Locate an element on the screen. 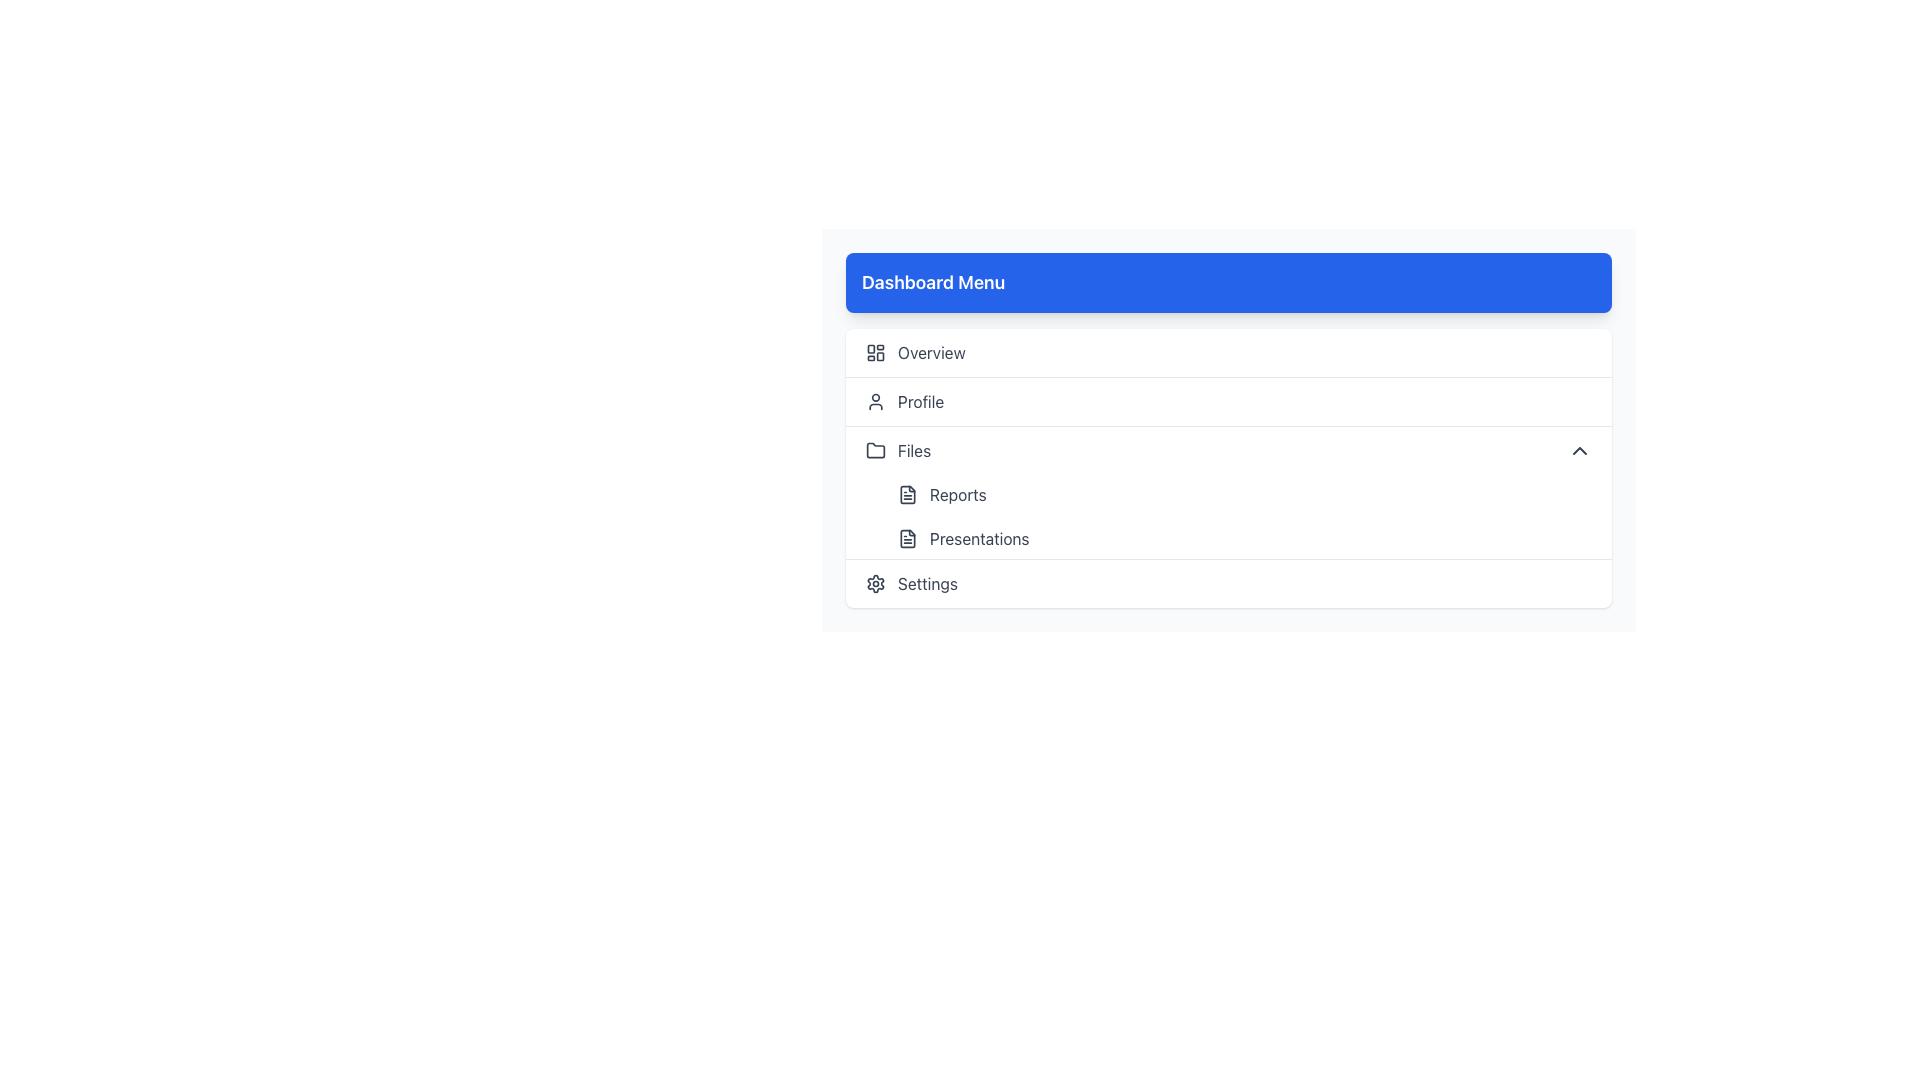 This screenshot has width=1920, height=1080. the 'Presentations' icon located on the left side of the 'Presentations' text in the dashboard menu is located at coordinates (906, 538).